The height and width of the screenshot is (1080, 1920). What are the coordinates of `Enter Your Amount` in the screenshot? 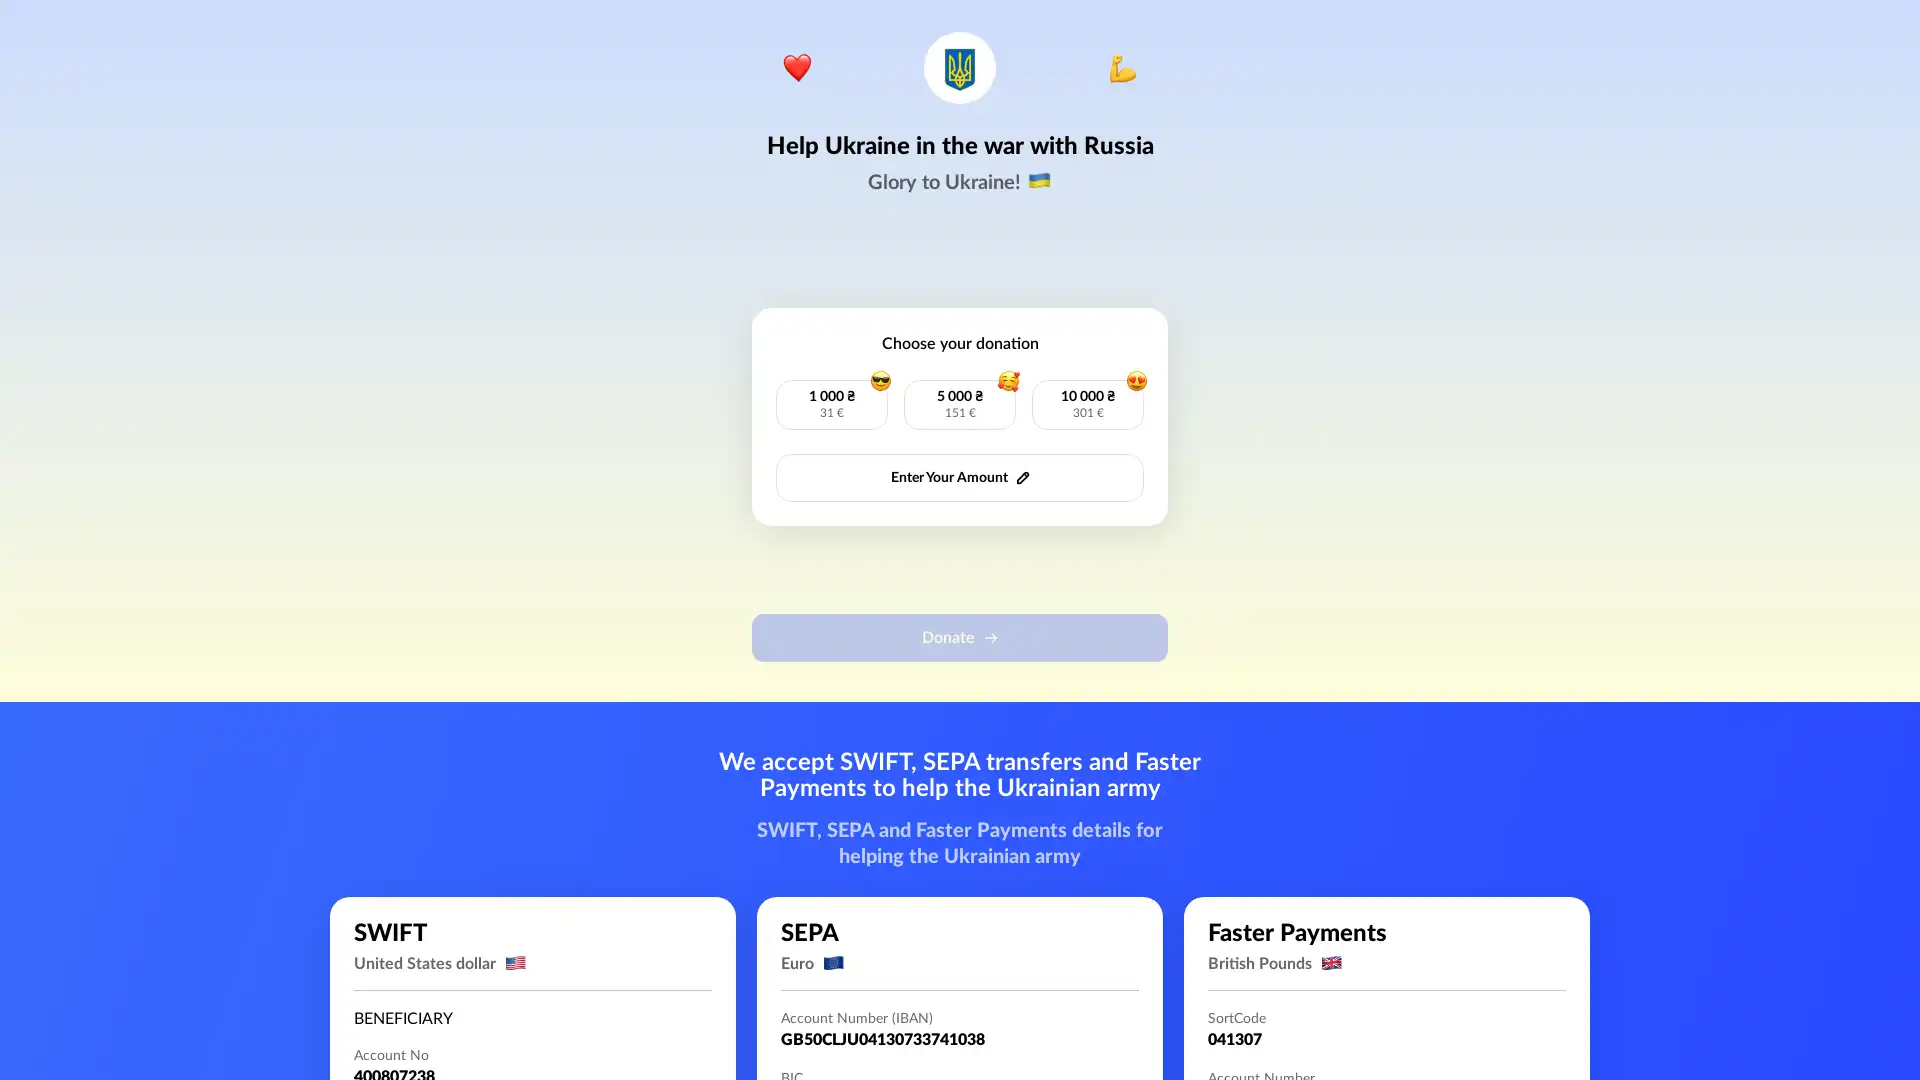 It's located at (960, 478).